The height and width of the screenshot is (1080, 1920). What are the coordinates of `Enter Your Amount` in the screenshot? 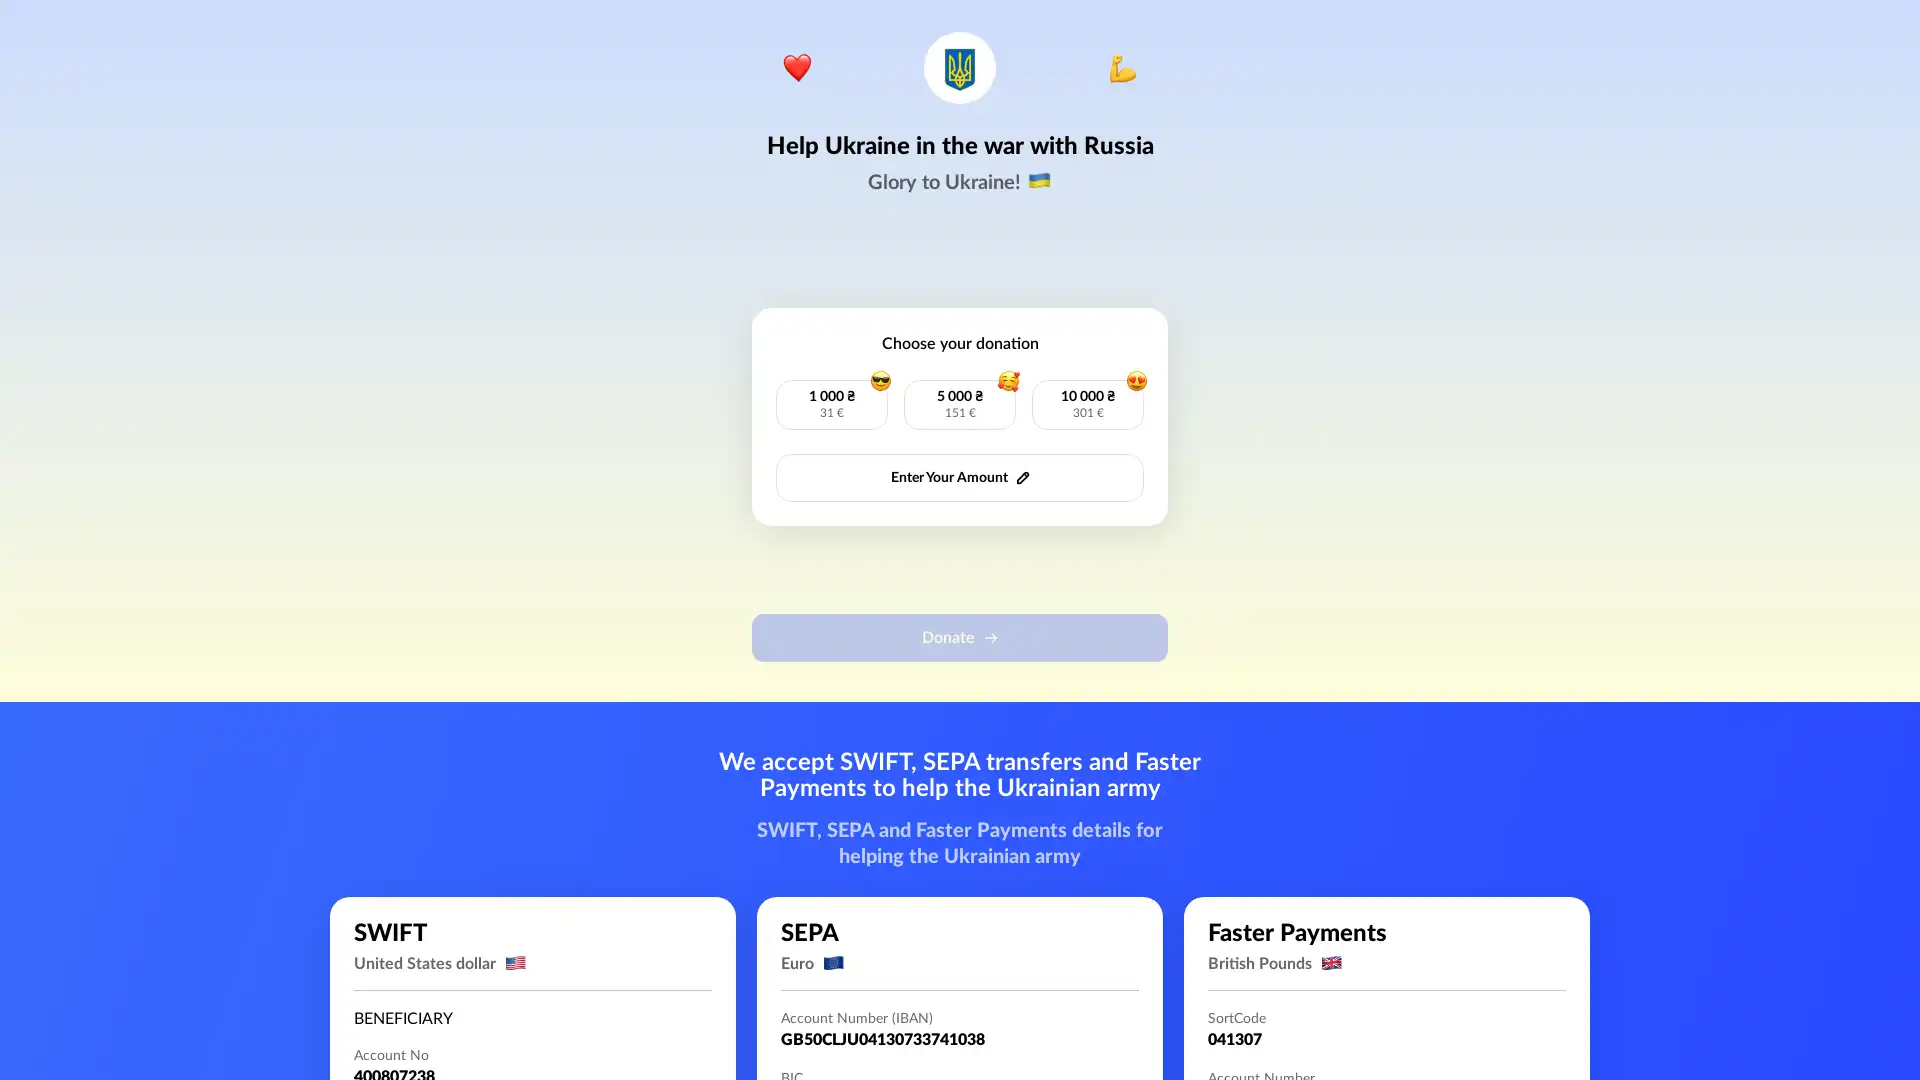 It's located at (960, 478).